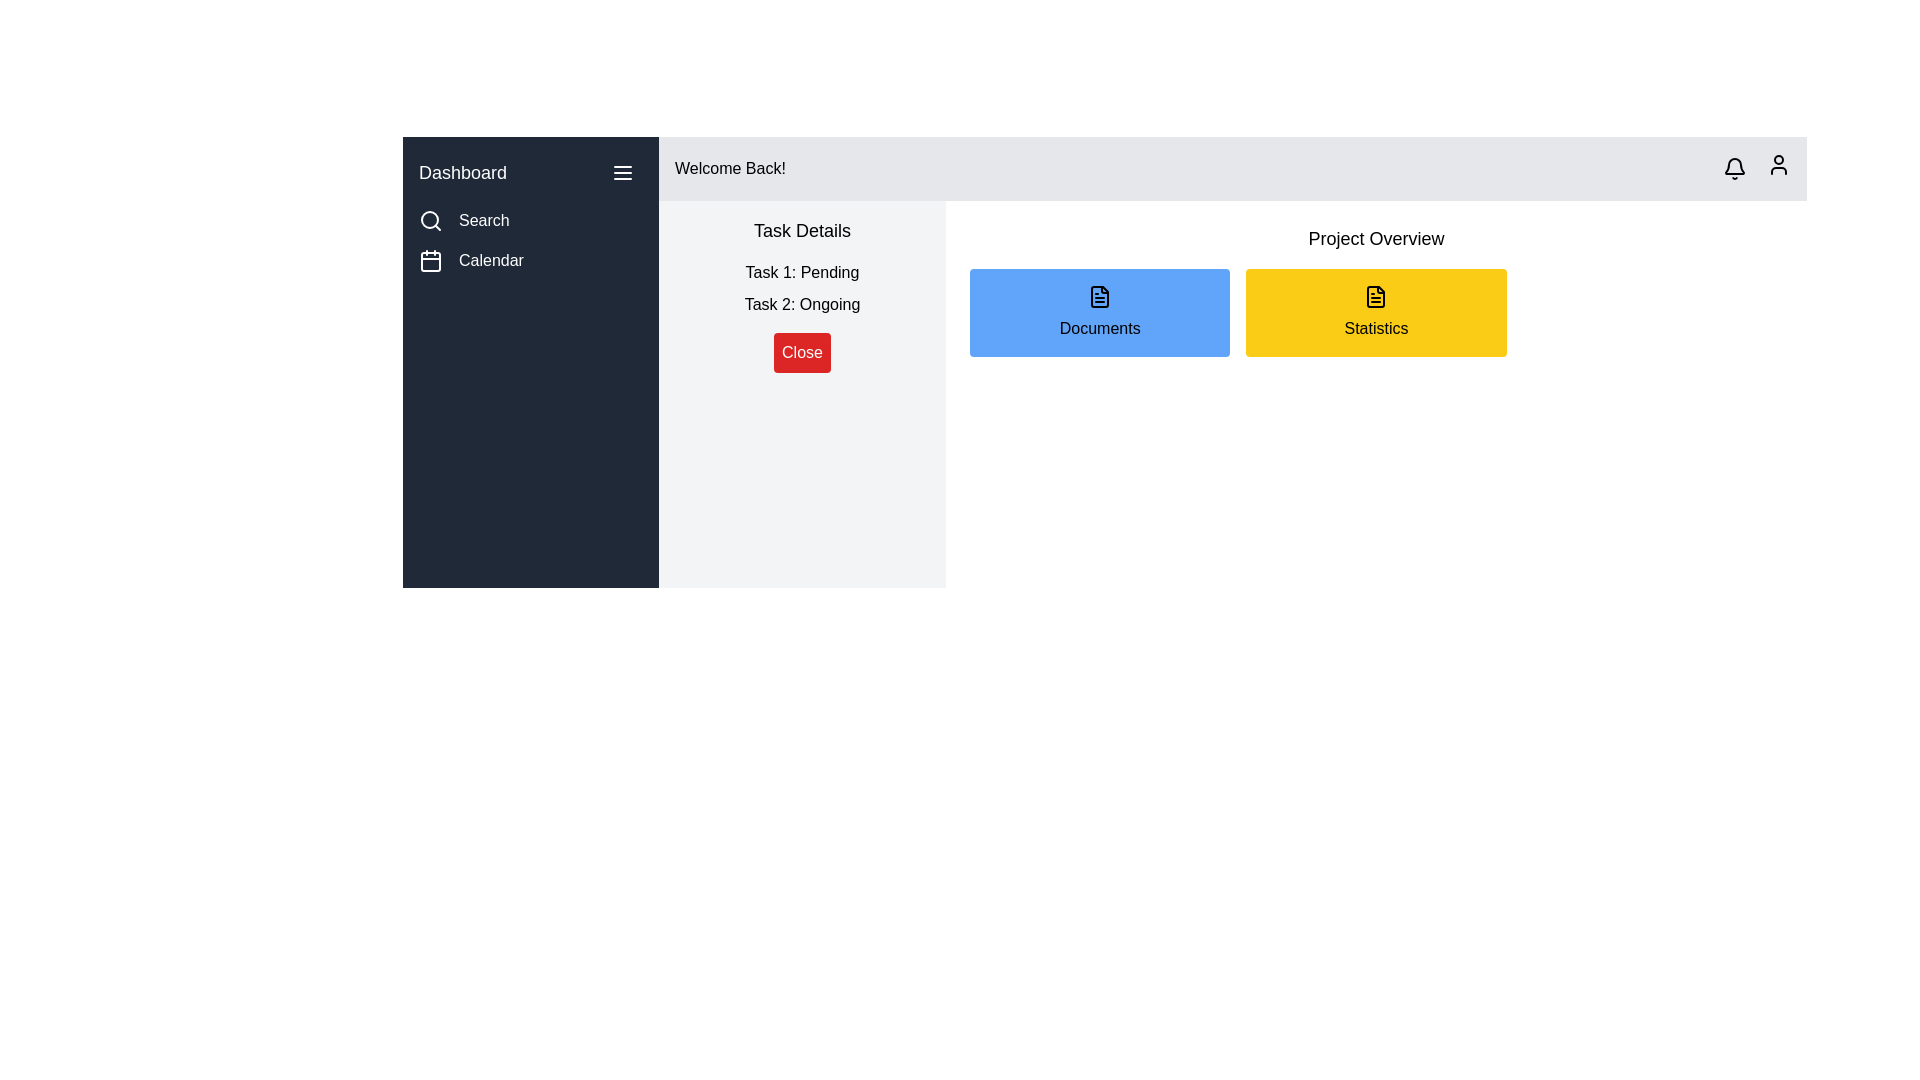 This screenshot has width=1920, height=1080. I want to click on the SVG rectangle with rounded corners that serves as the body of the calendar icon, located in the vertical navigation menu, below the search icon and above the 'Calendar' label, so click(430, 261).